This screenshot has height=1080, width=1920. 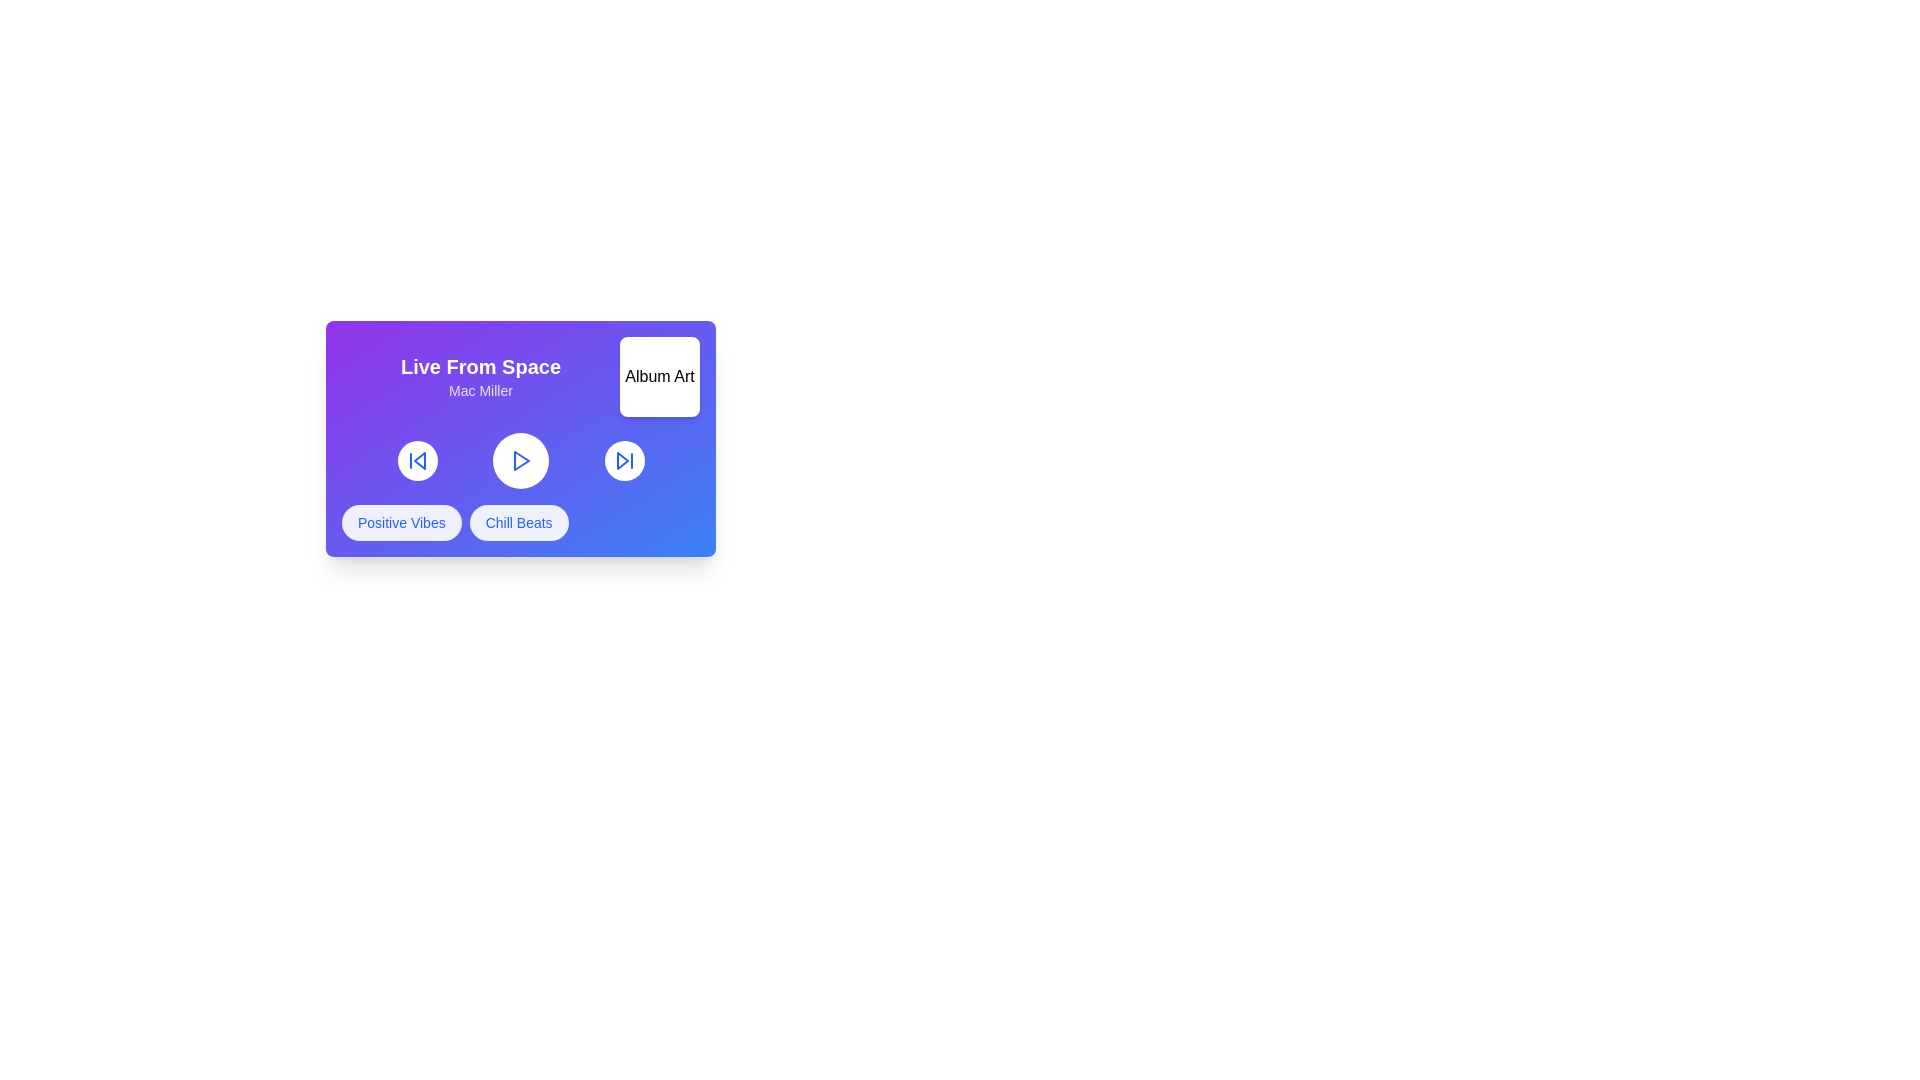 What do you see at coordinates (623, 461) in the screenshot?
I see `the circular button with a white background, blue border, and forward-skip icon` at bounding box center [623, 461].